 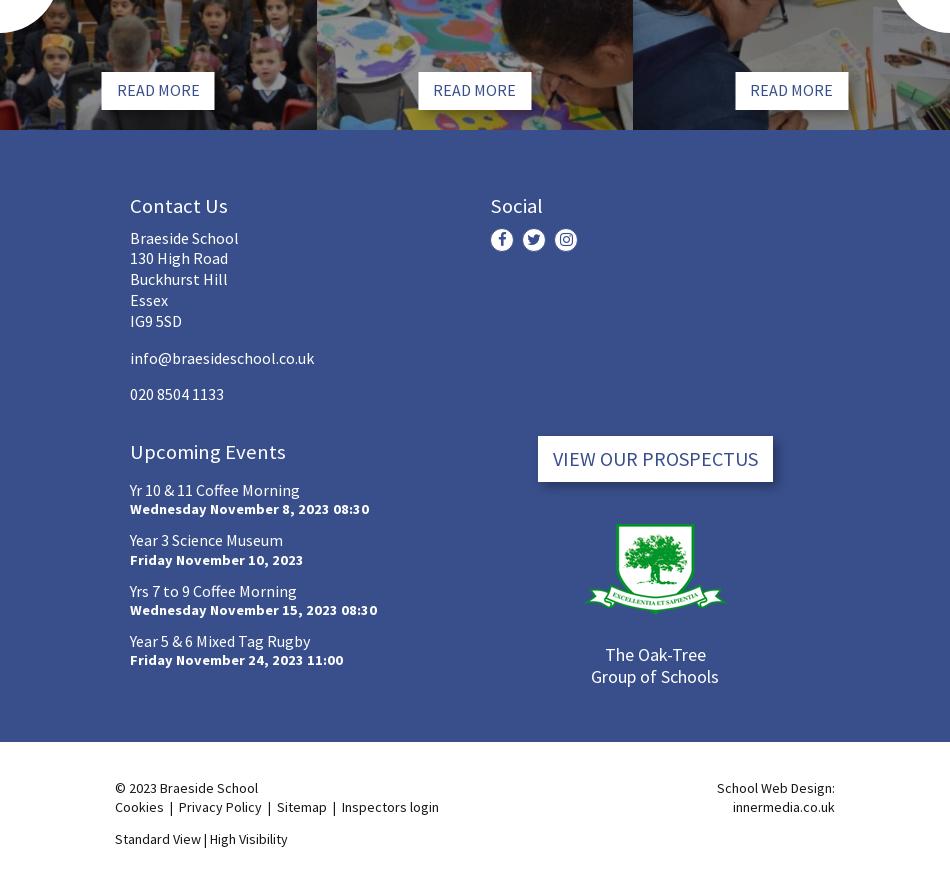 What do you see at coordinates (301, 804) in the screenshot?
I see `'Sitemap'` at bounding box center [301, 804].